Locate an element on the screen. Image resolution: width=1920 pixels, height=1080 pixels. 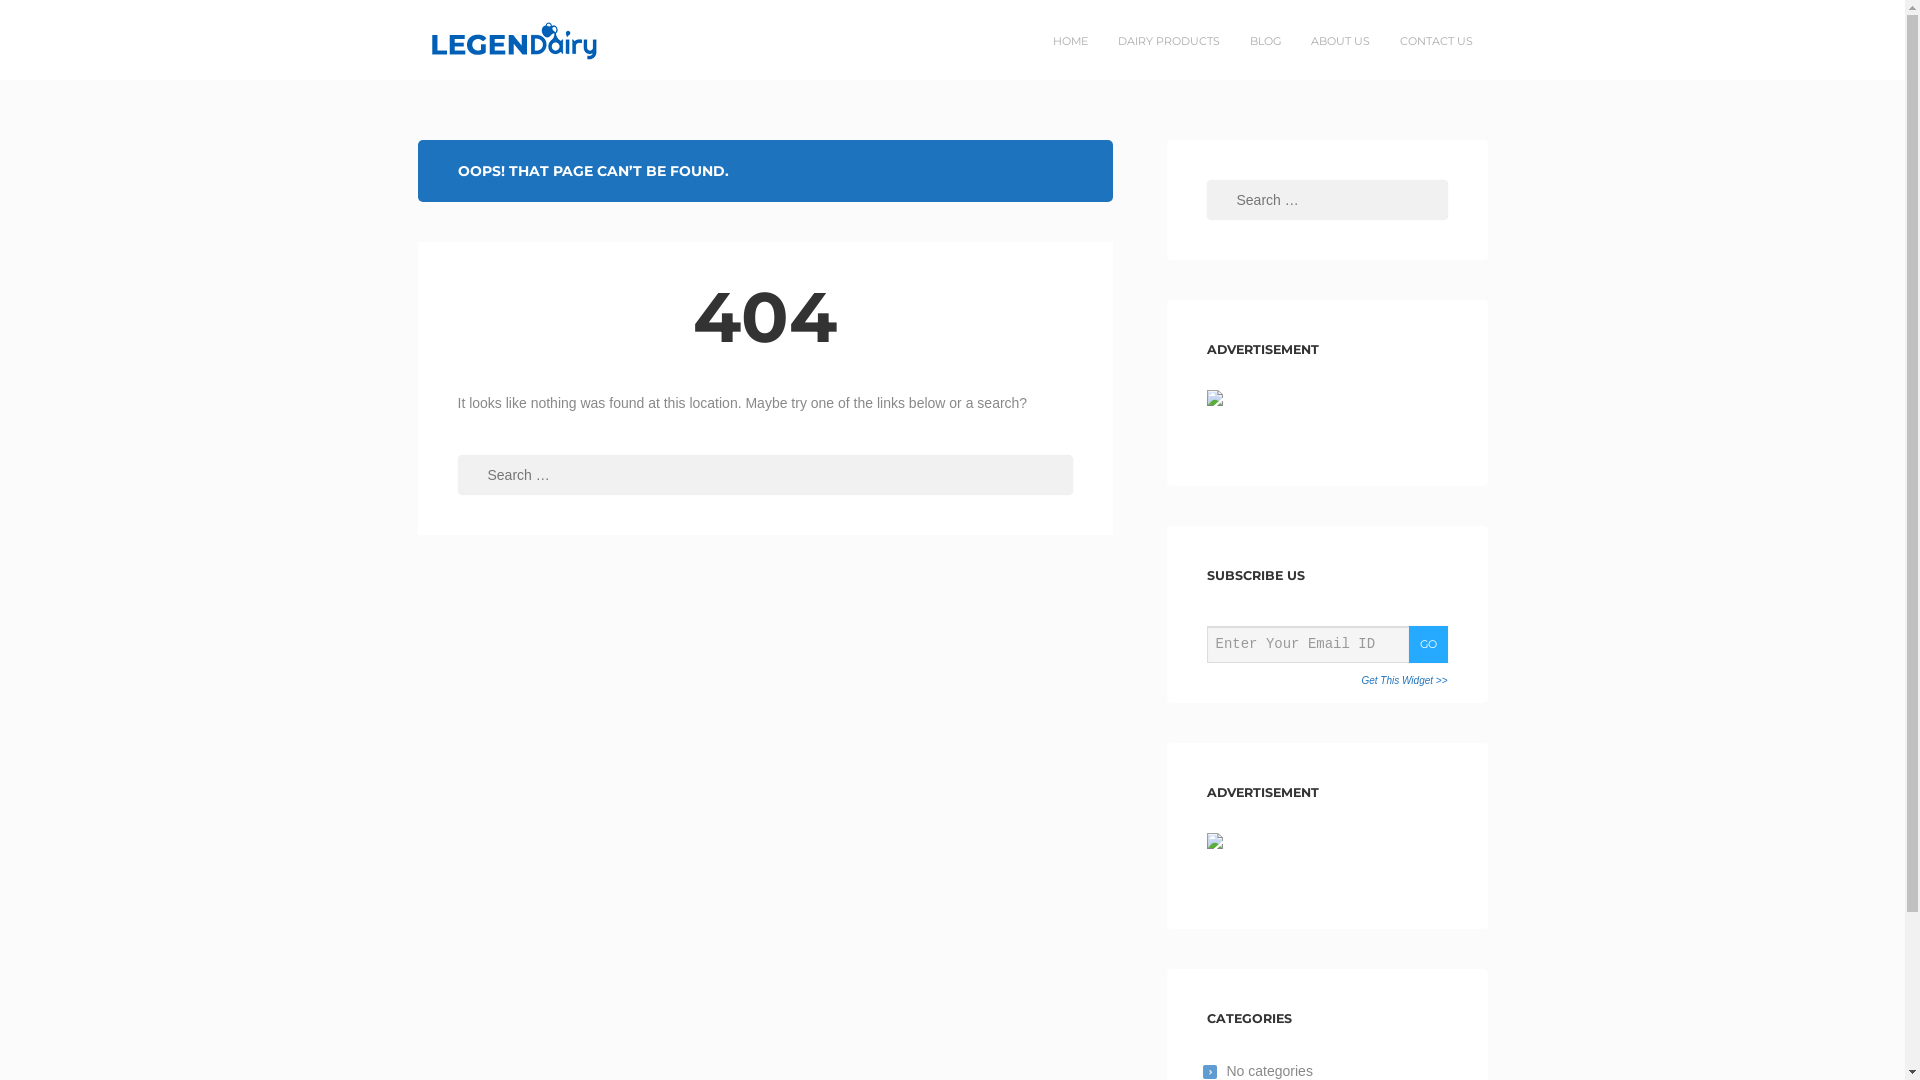
'Get This Widget >>' is located at coordinates (1402, 680).